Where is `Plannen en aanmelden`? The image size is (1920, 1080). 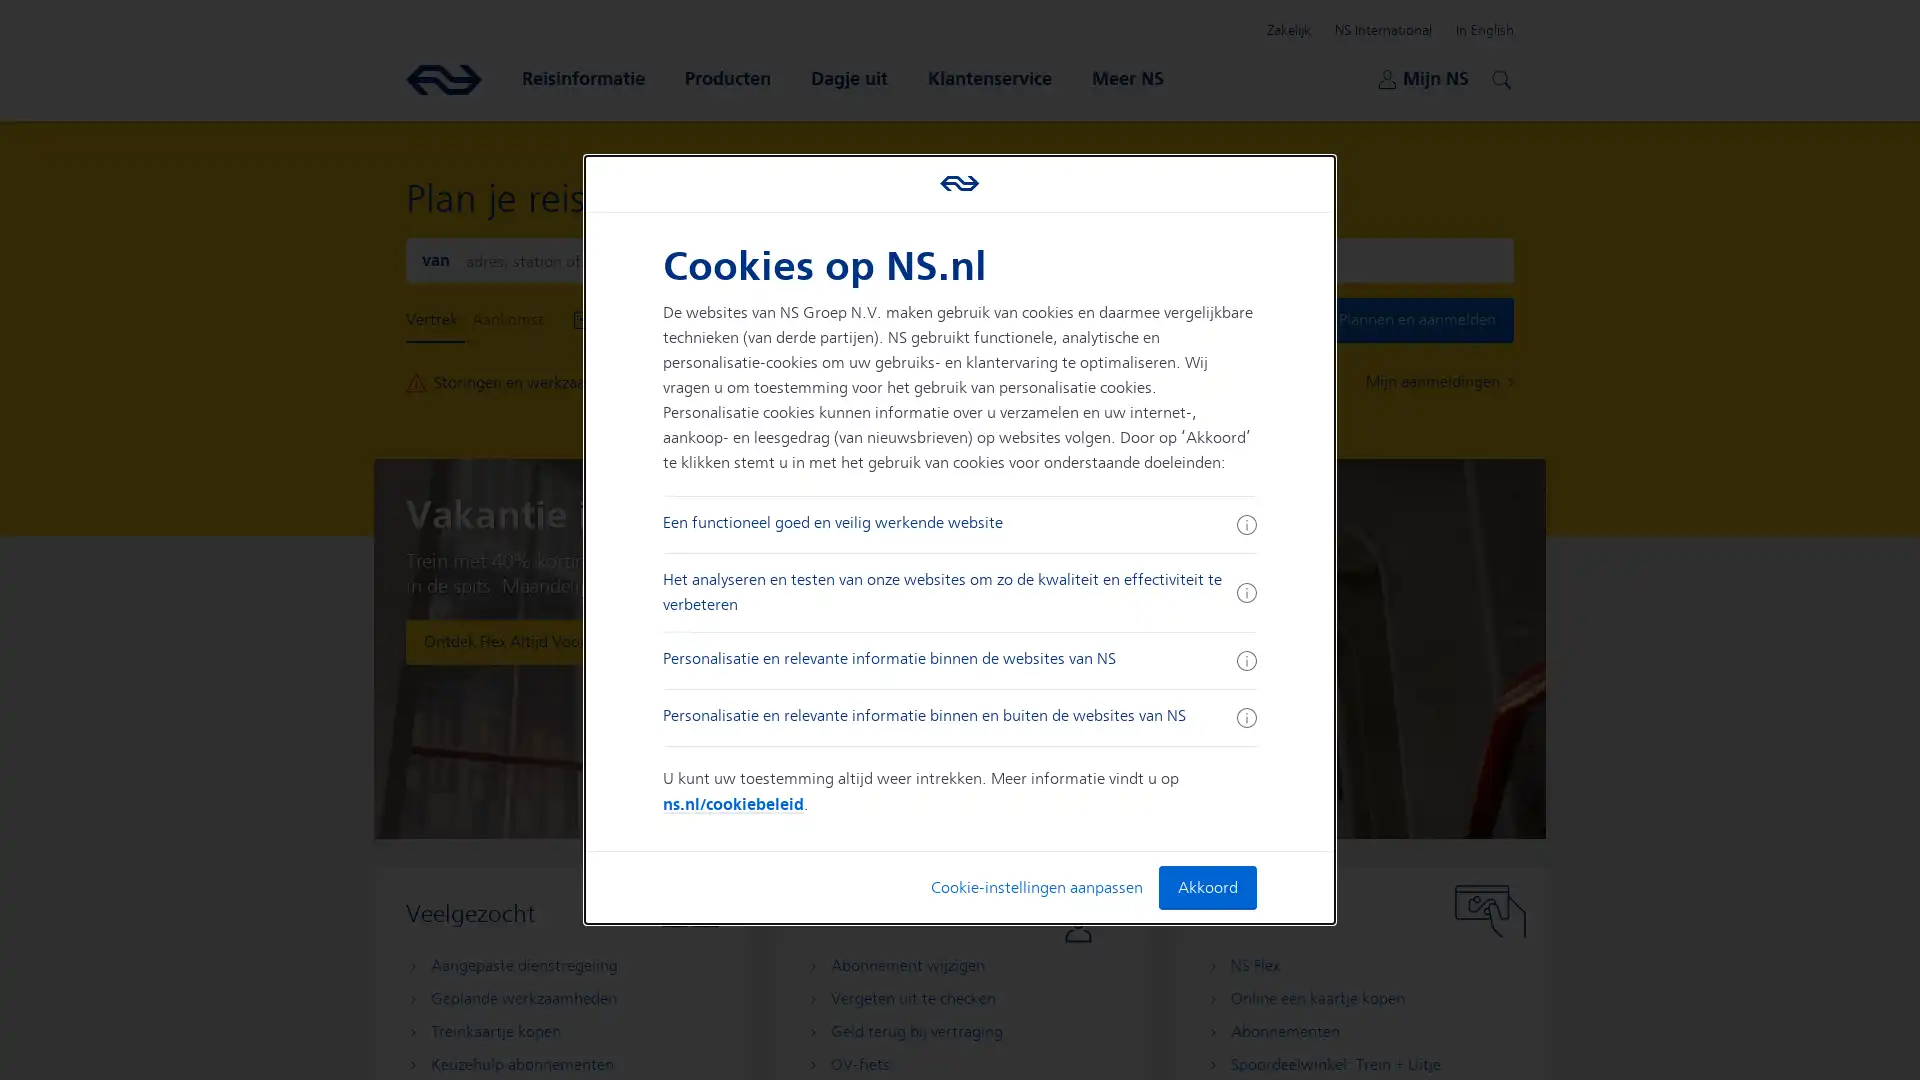
Plannen en aanmelden is located at coordinates (1416, 319).